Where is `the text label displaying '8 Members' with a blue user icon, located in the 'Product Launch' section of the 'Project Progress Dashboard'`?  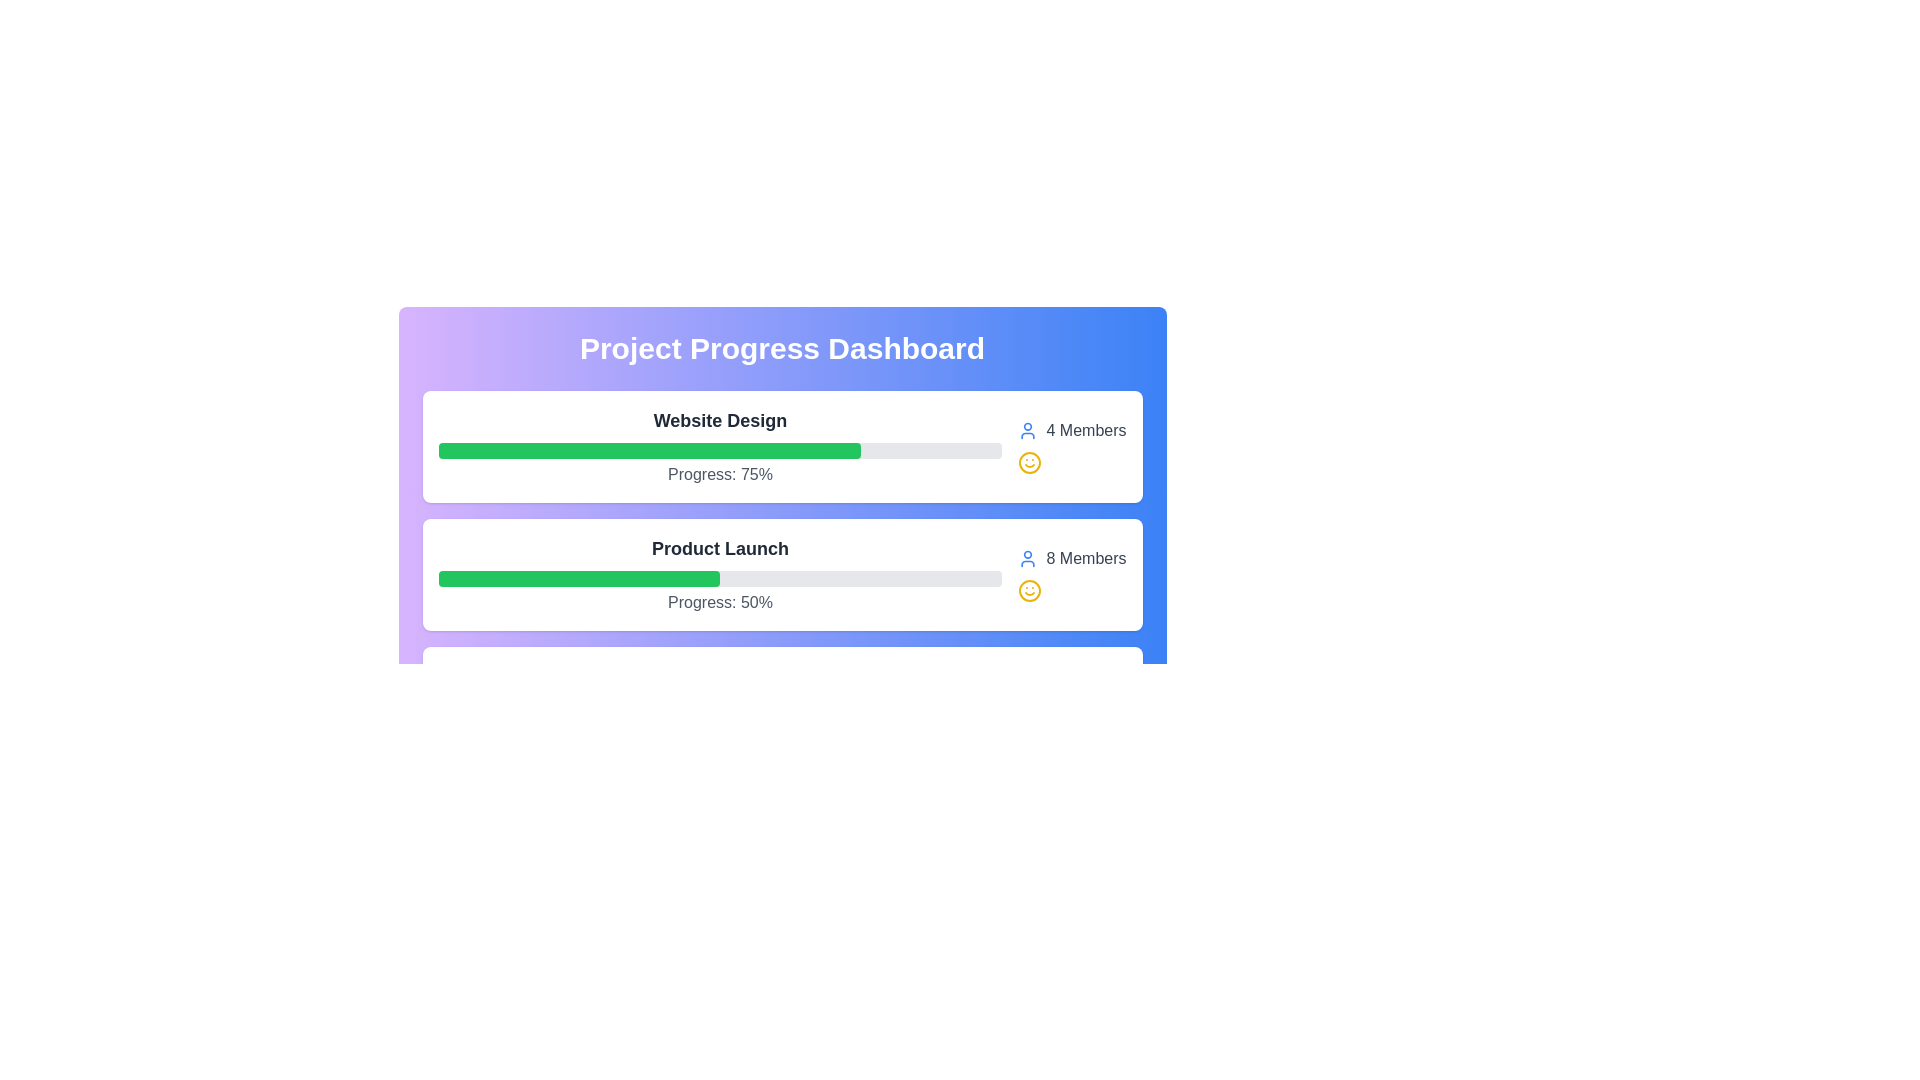
the text label displaying '8 Members' with a blue user icon, located in the 'Product Launch' section of the 'Project Progress Dashboard' is located at coordinates (1071, 559).